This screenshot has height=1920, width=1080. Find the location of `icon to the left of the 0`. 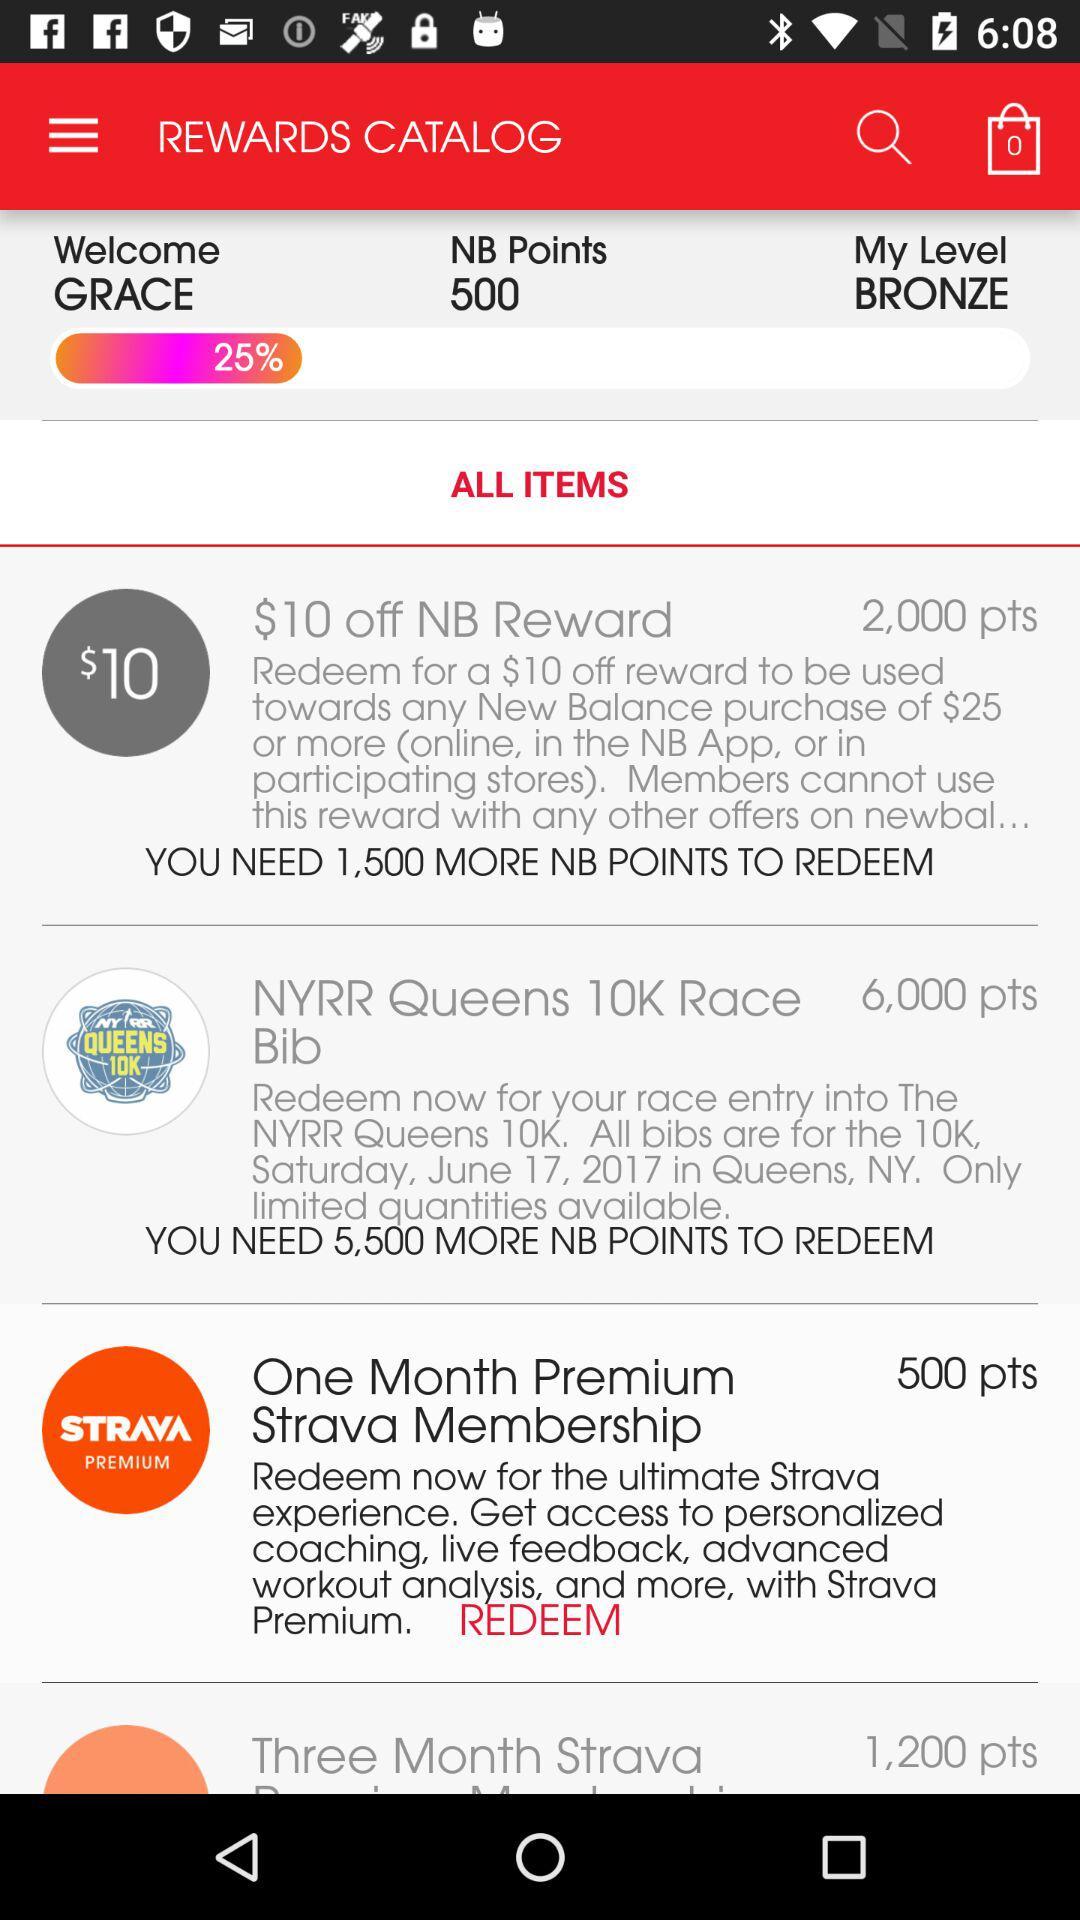

icon to the left of the 0 is located at coordinates (883, 135).